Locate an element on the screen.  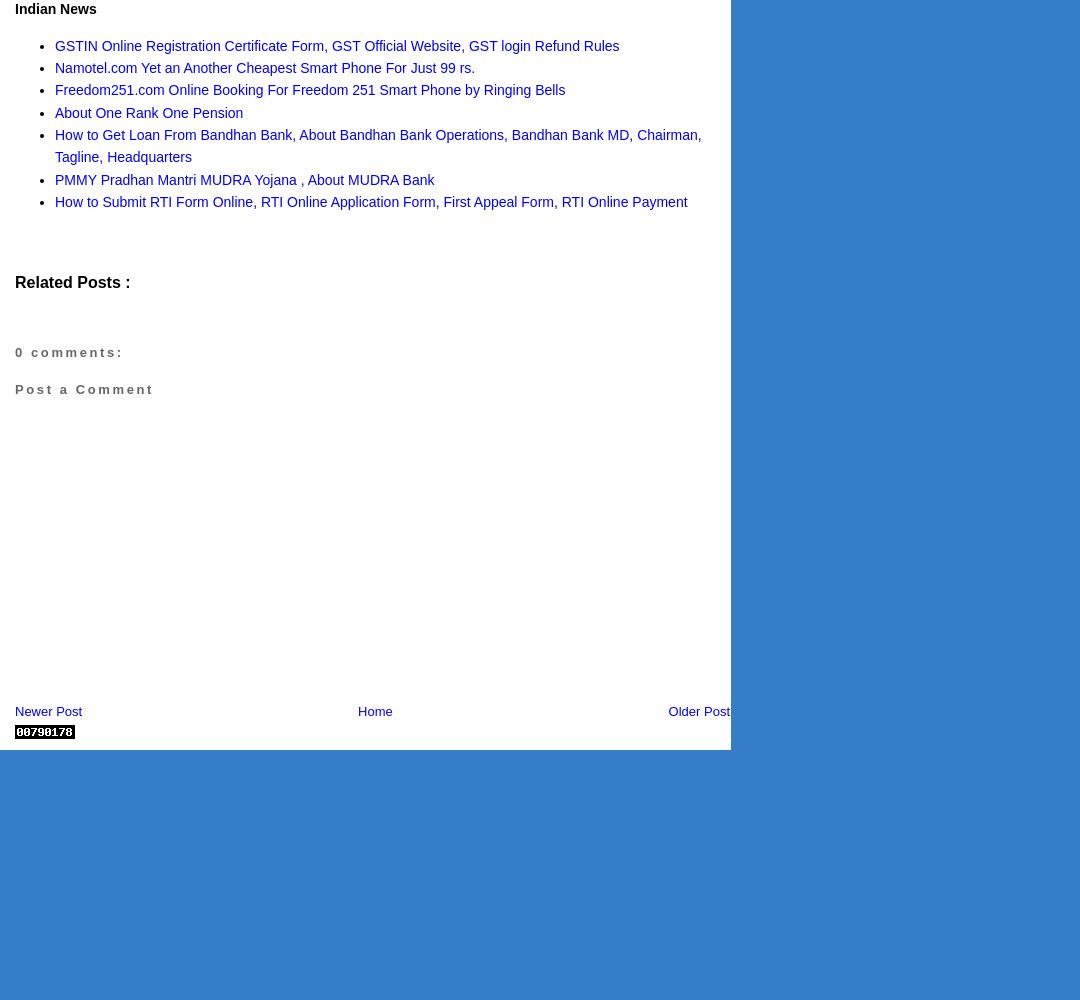
'Older Post' is located at coordinates (697, 709).